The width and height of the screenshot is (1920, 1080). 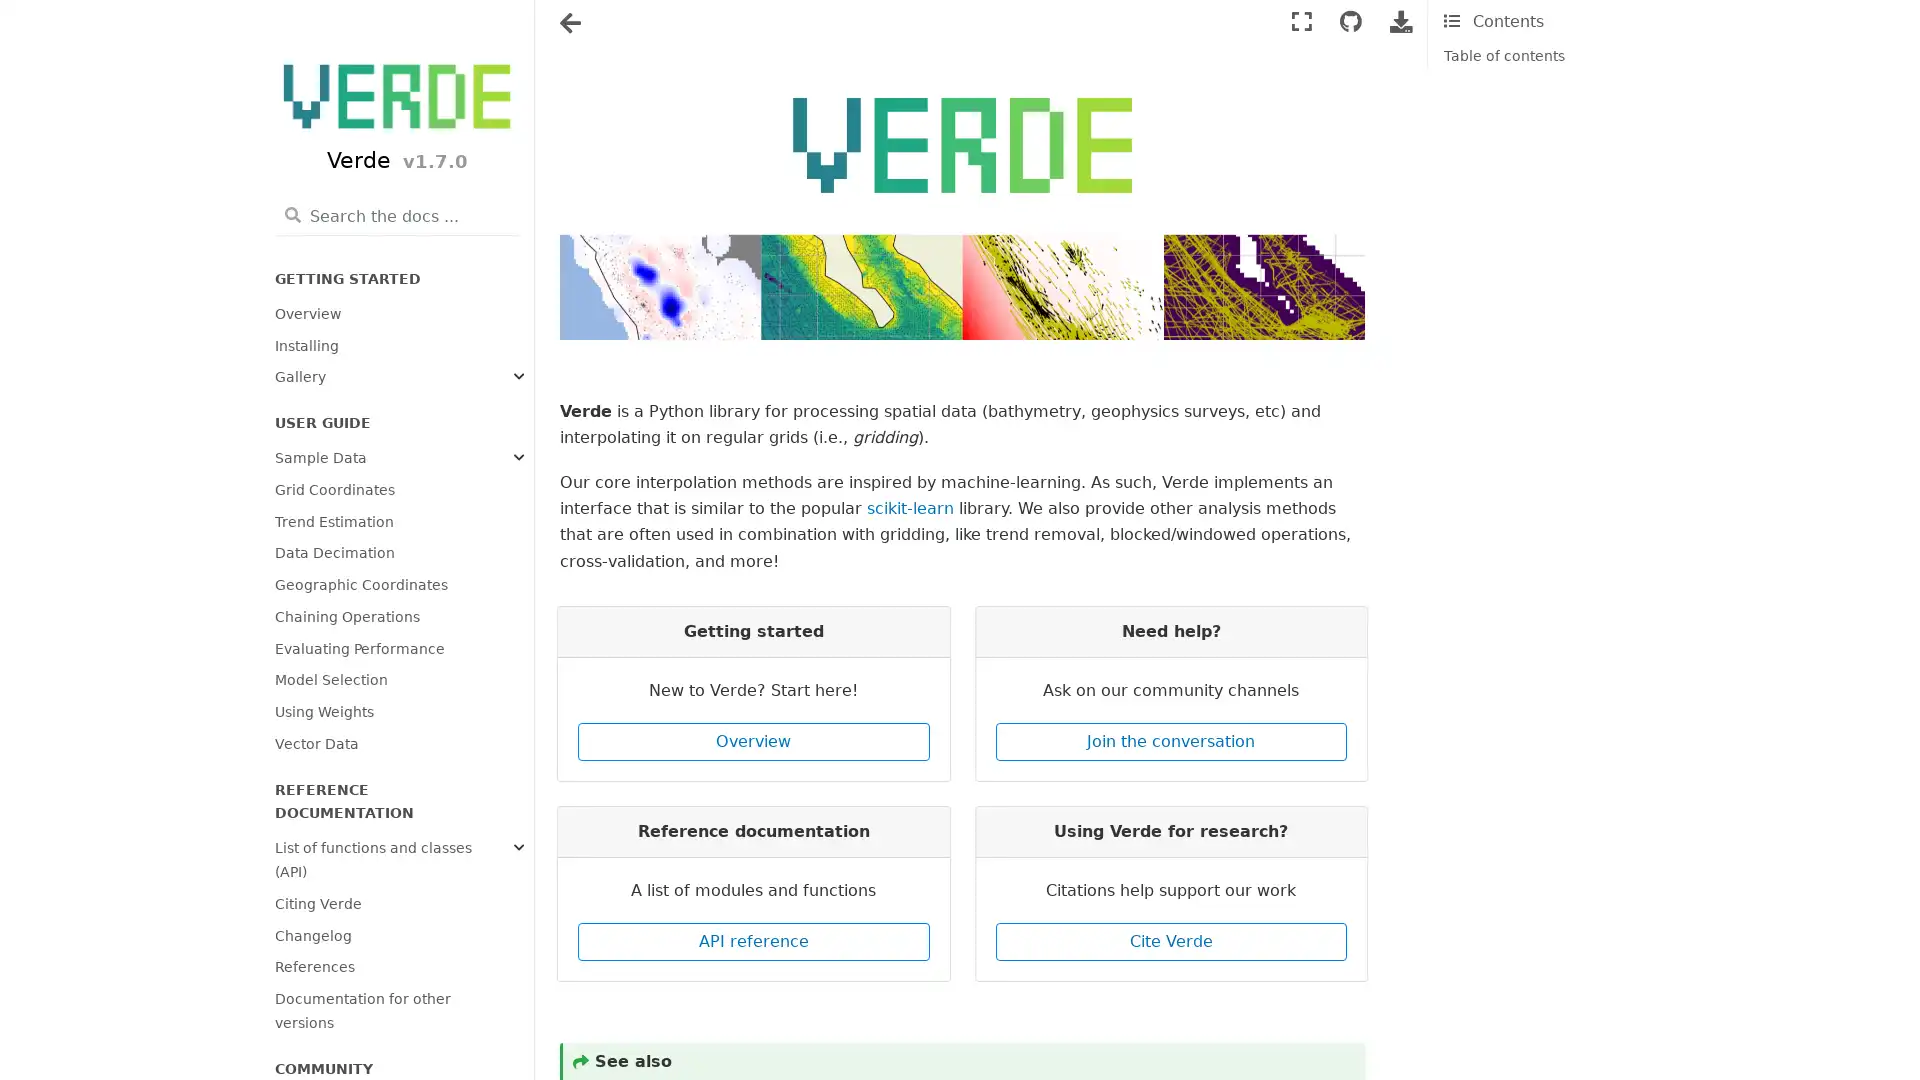 I want to click on Download this page, so click(x=1400, y=22).